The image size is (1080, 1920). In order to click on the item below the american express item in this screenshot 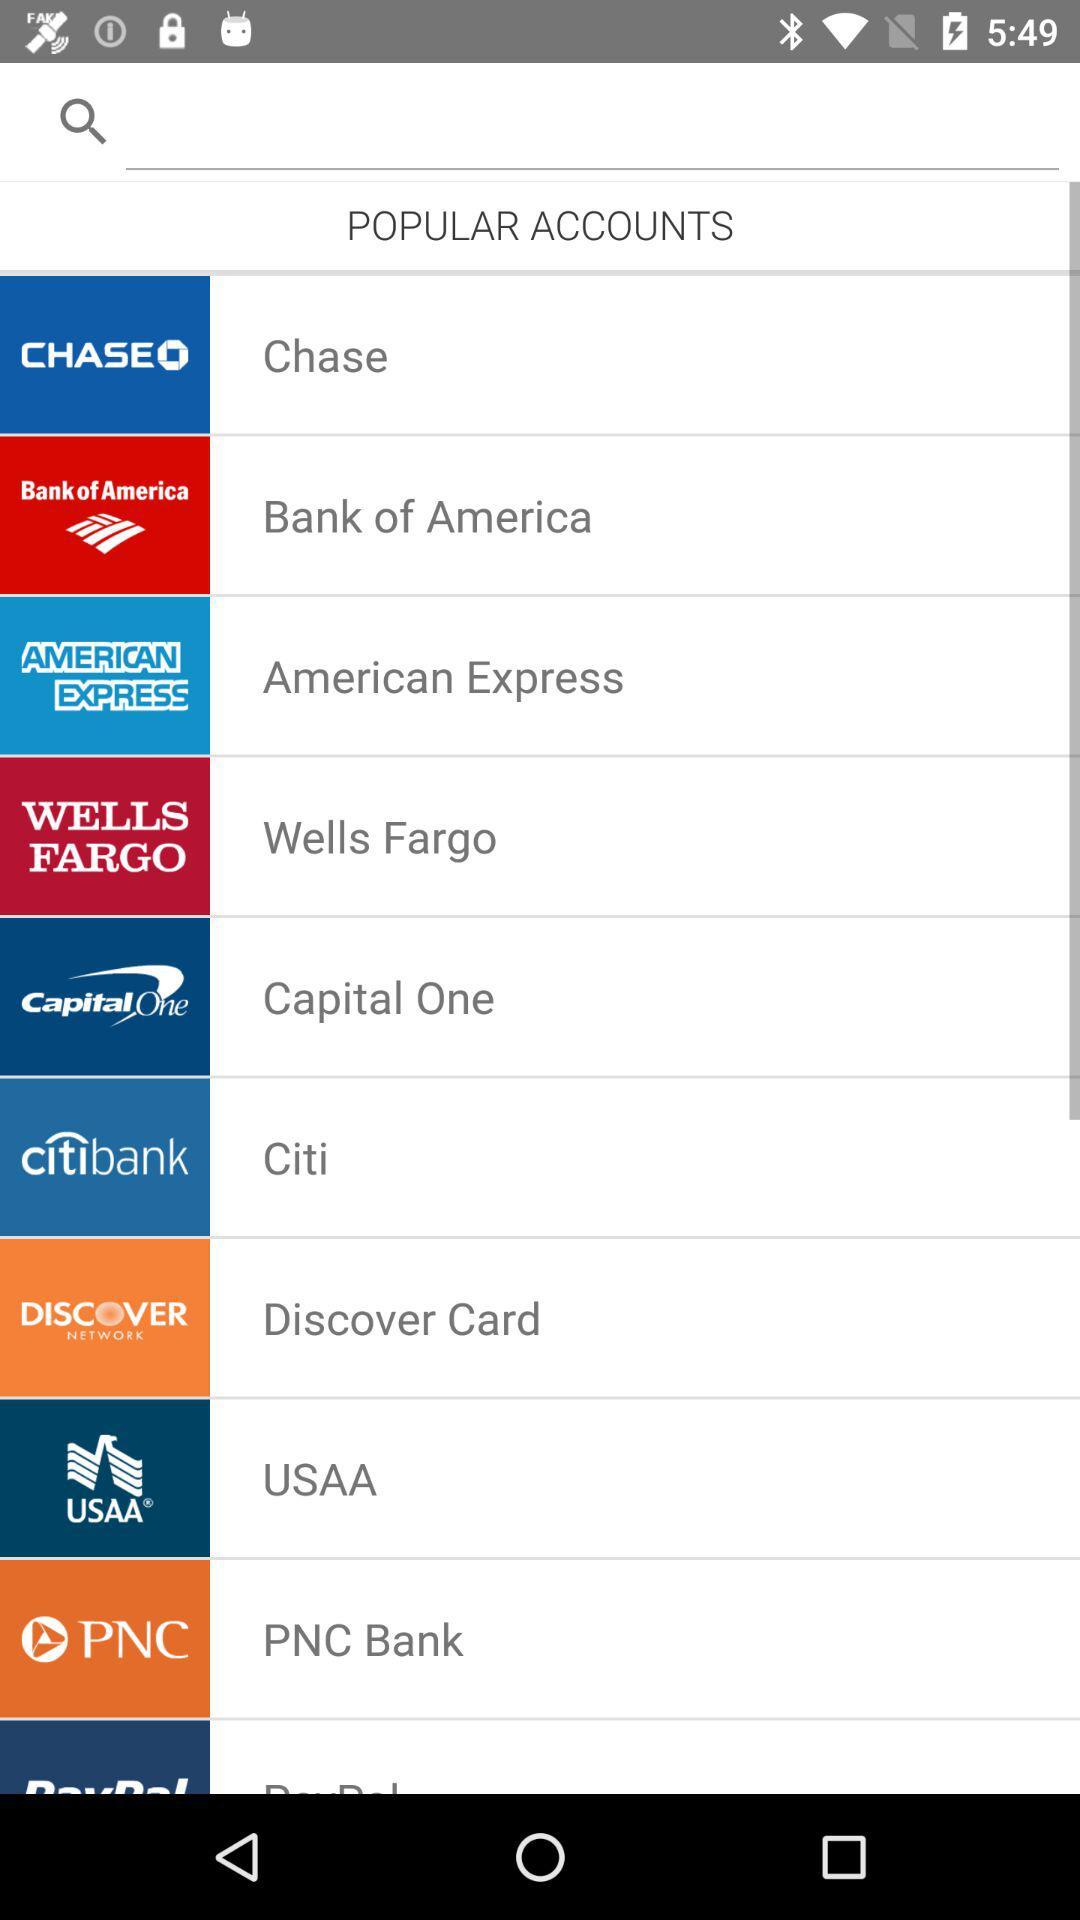, I will do `click(379, 836)`.